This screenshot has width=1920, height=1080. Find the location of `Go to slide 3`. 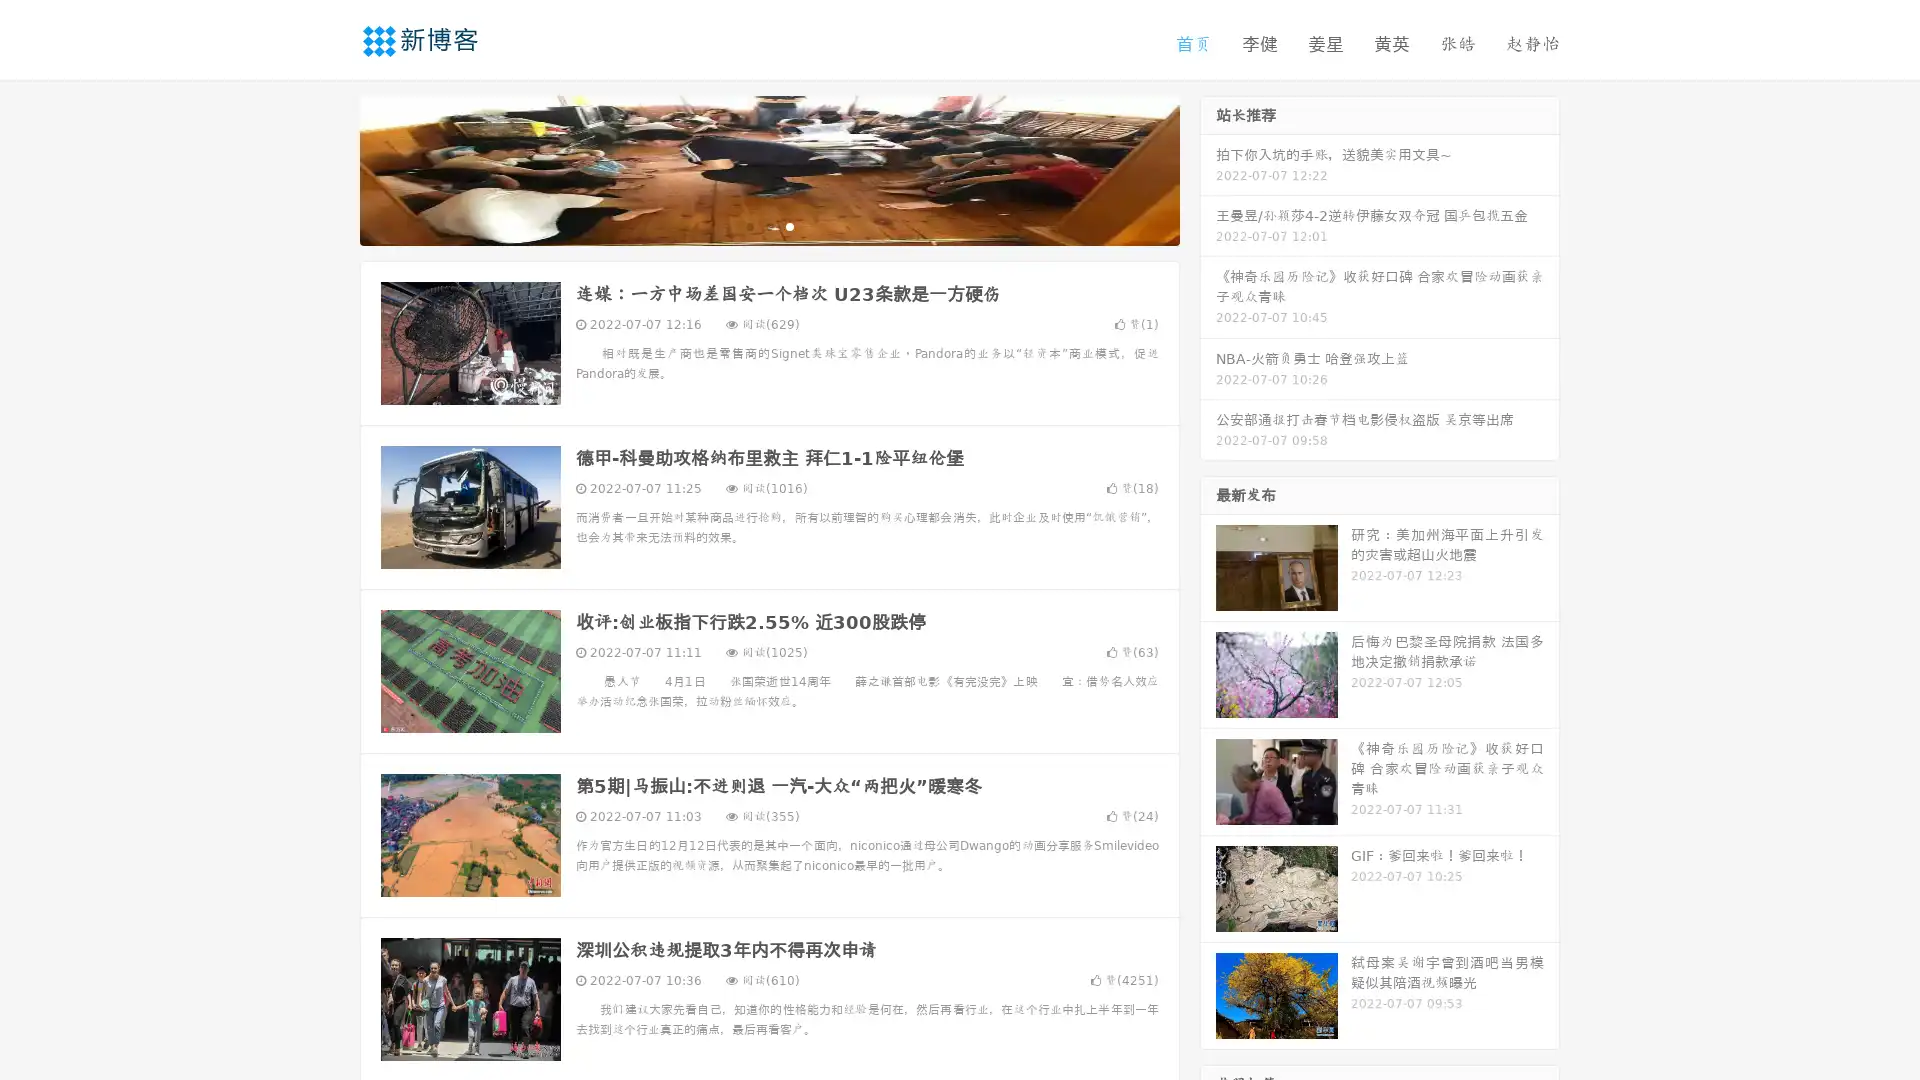

Go to slide 3 is located at coordinates (789, 225).